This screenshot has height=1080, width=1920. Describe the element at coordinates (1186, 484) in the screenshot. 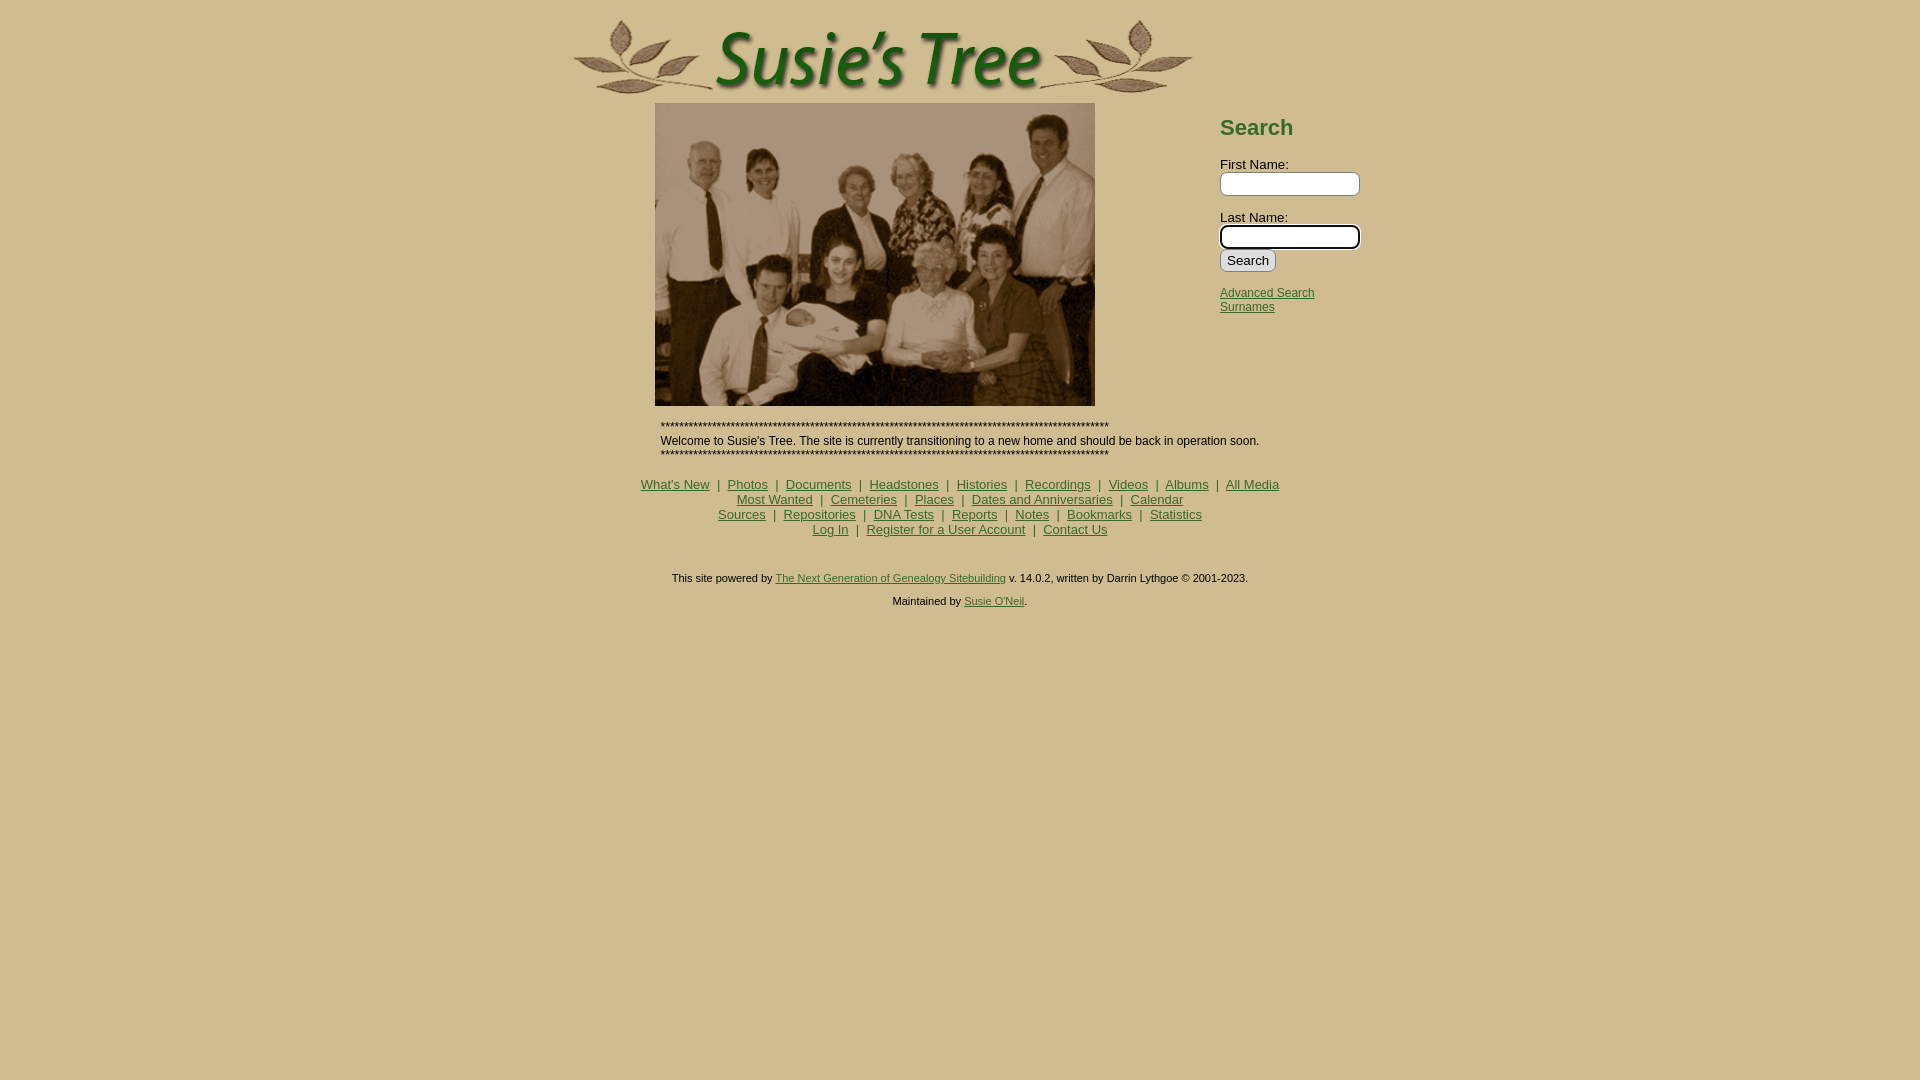

I see `'Albums'` at that location.